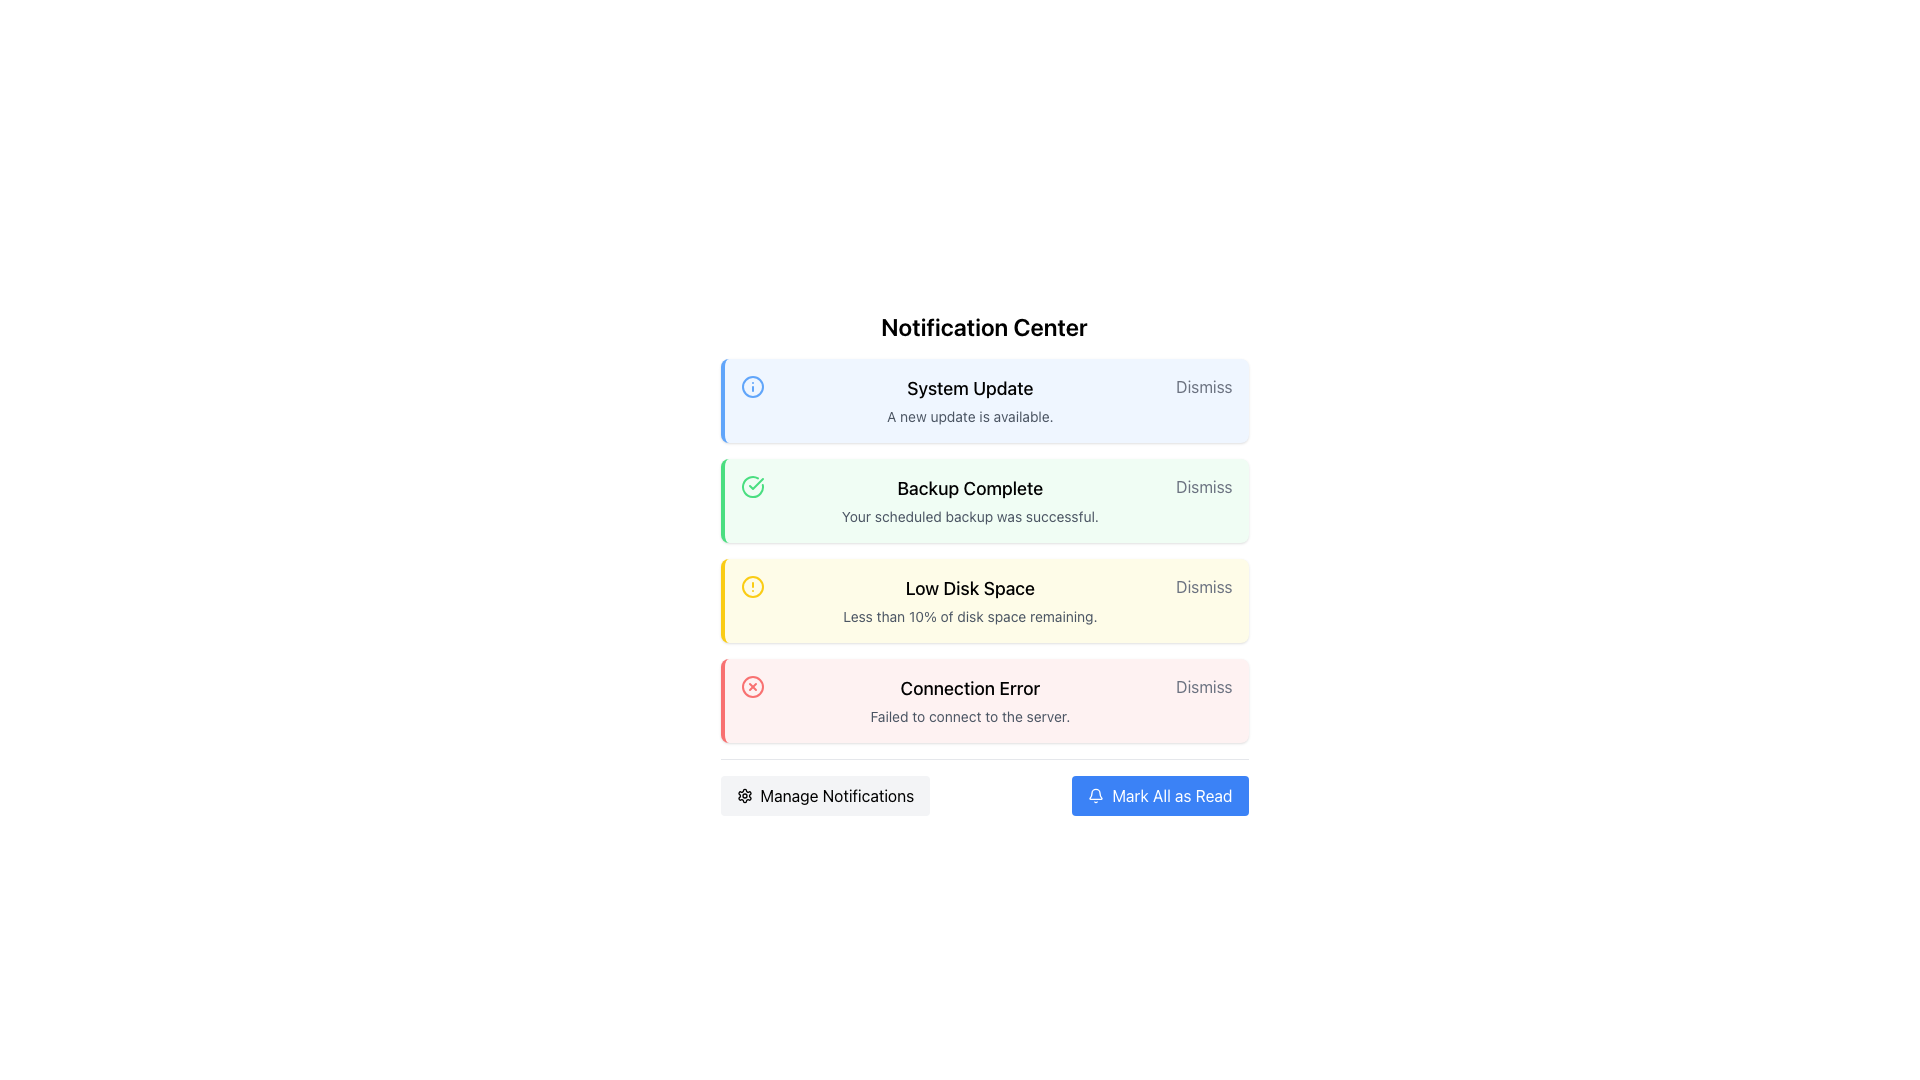 The width and height of the screenshot is (1920, 1080). What do you see at coordinates (984, 401) in the screenshot?
I see `the first Notification card in the Notification Center that informs about a system update, which includes a dismiss link` at bounding box center [984, 401].